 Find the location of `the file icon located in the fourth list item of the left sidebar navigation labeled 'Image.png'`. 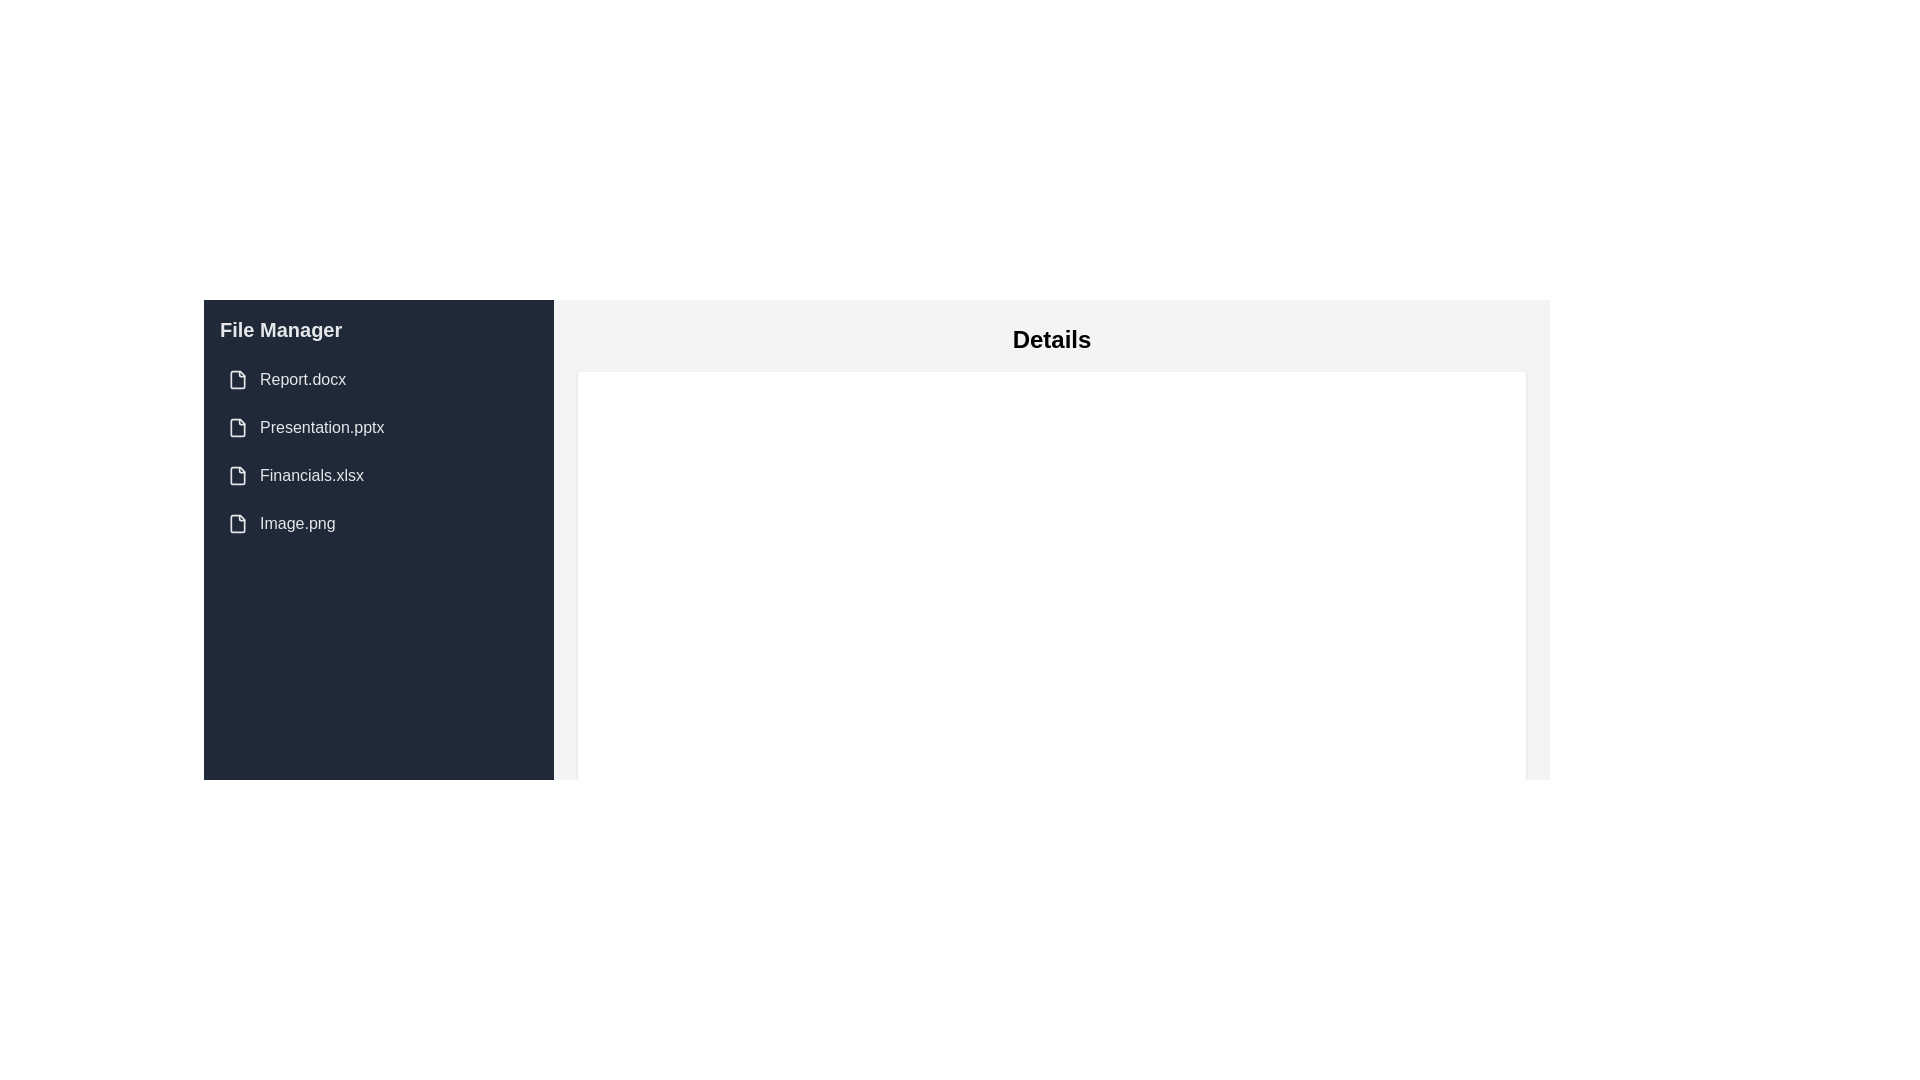

the file icon located in the fourth list item of the left sidebar navigation labeled 'Image.png' is located at coordinates (238, 523).